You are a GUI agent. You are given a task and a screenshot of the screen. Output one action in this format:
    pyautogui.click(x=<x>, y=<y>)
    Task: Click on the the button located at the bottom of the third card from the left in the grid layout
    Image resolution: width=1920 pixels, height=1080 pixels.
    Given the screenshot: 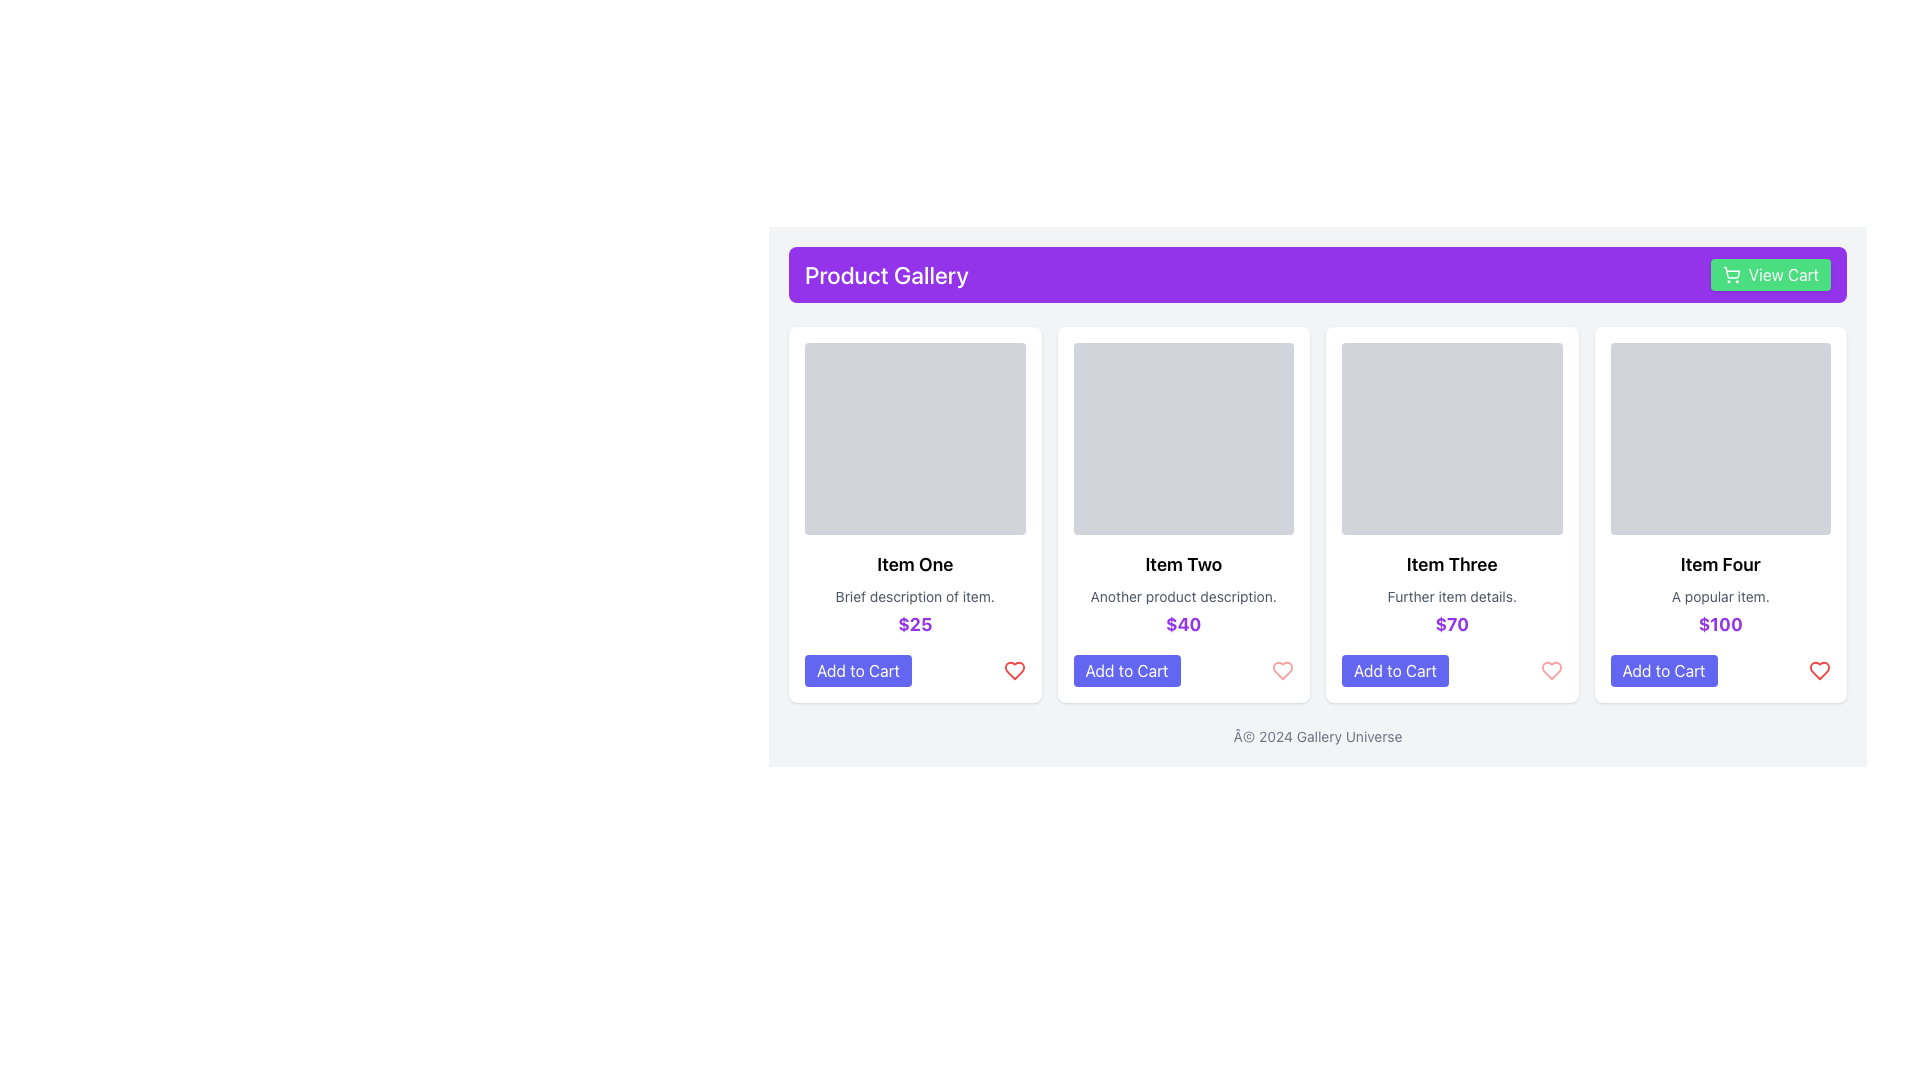 What is the action you would take?
    pyautogui.click(x=1394, y=671)
    